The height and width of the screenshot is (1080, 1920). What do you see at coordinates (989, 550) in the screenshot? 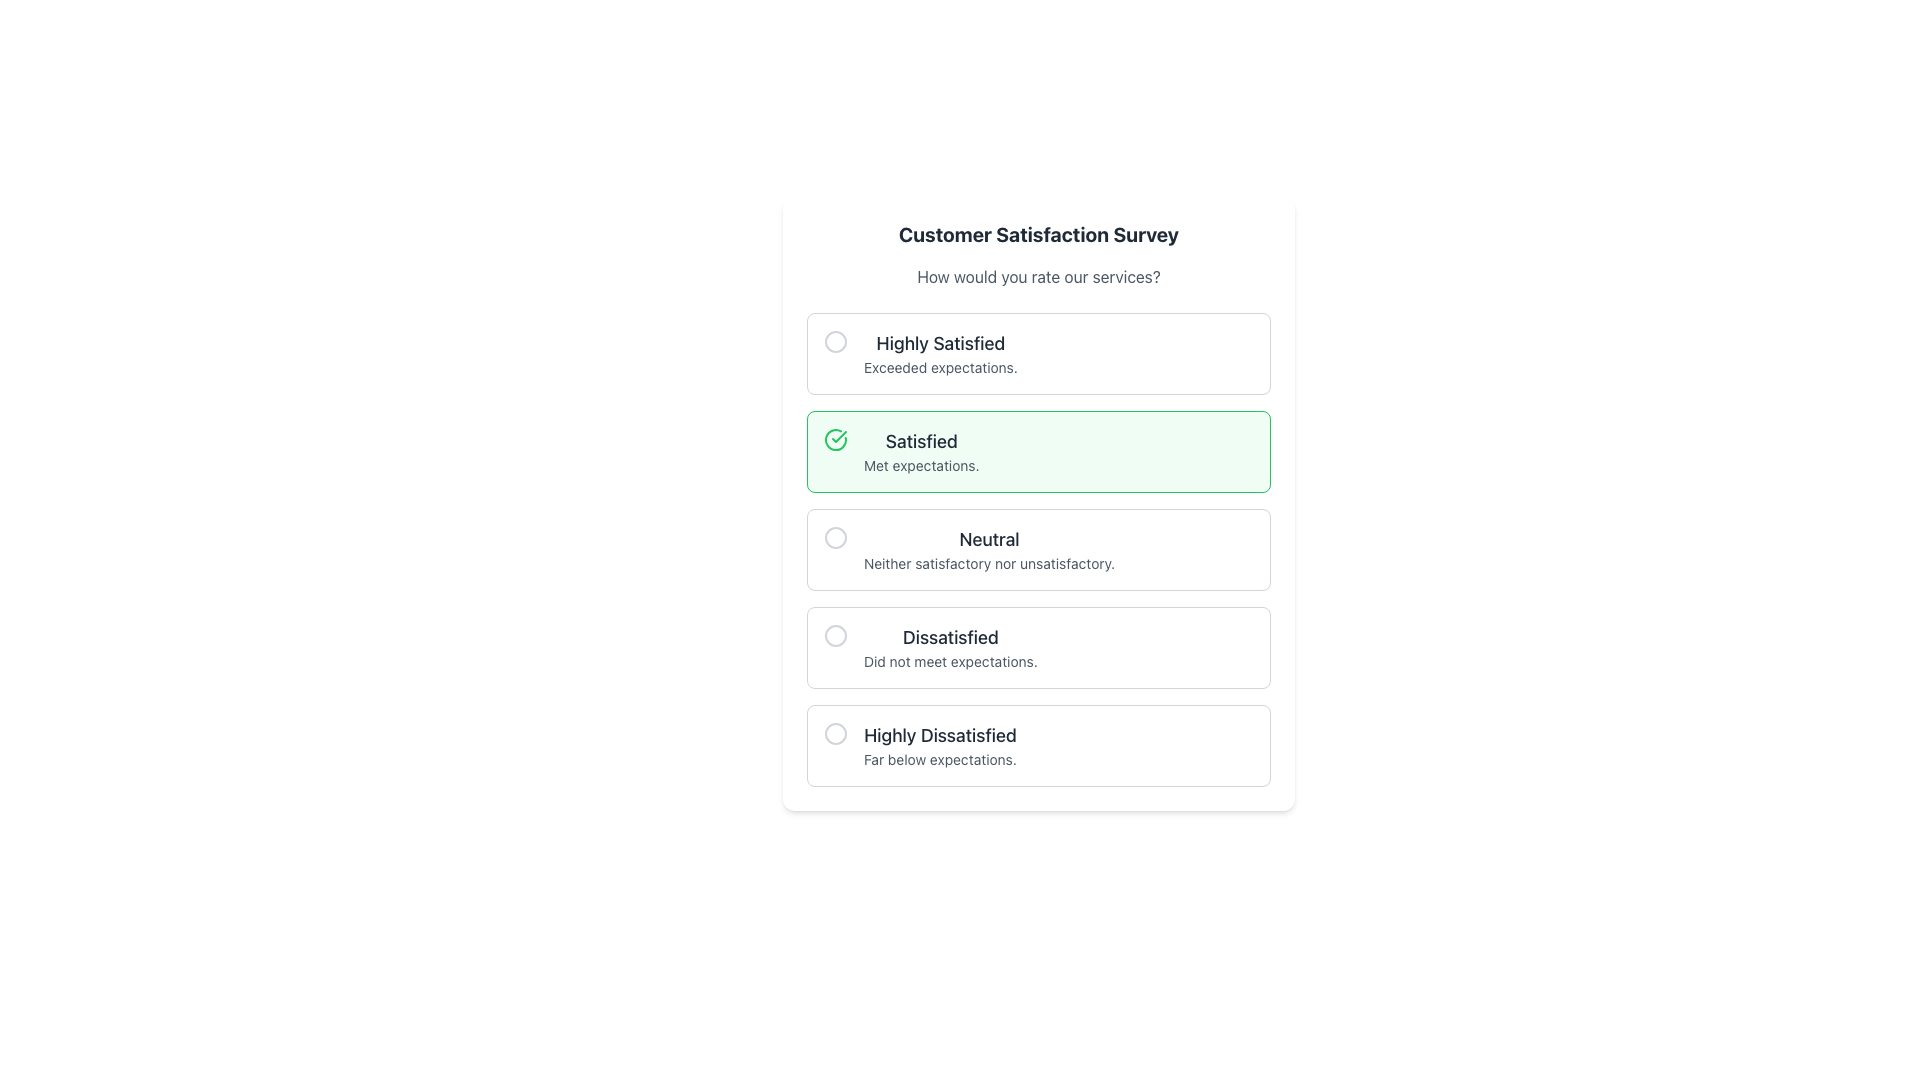
I see `the third survey option labeled 'Neutral'` at bounding box center [989, 550].